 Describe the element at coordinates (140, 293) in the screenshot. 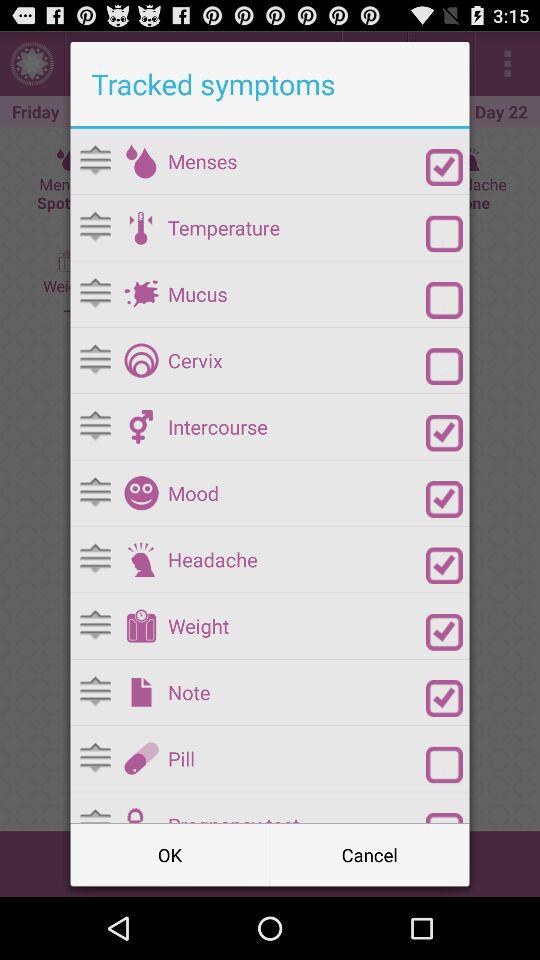

I see `mucus as symptom` at that location.